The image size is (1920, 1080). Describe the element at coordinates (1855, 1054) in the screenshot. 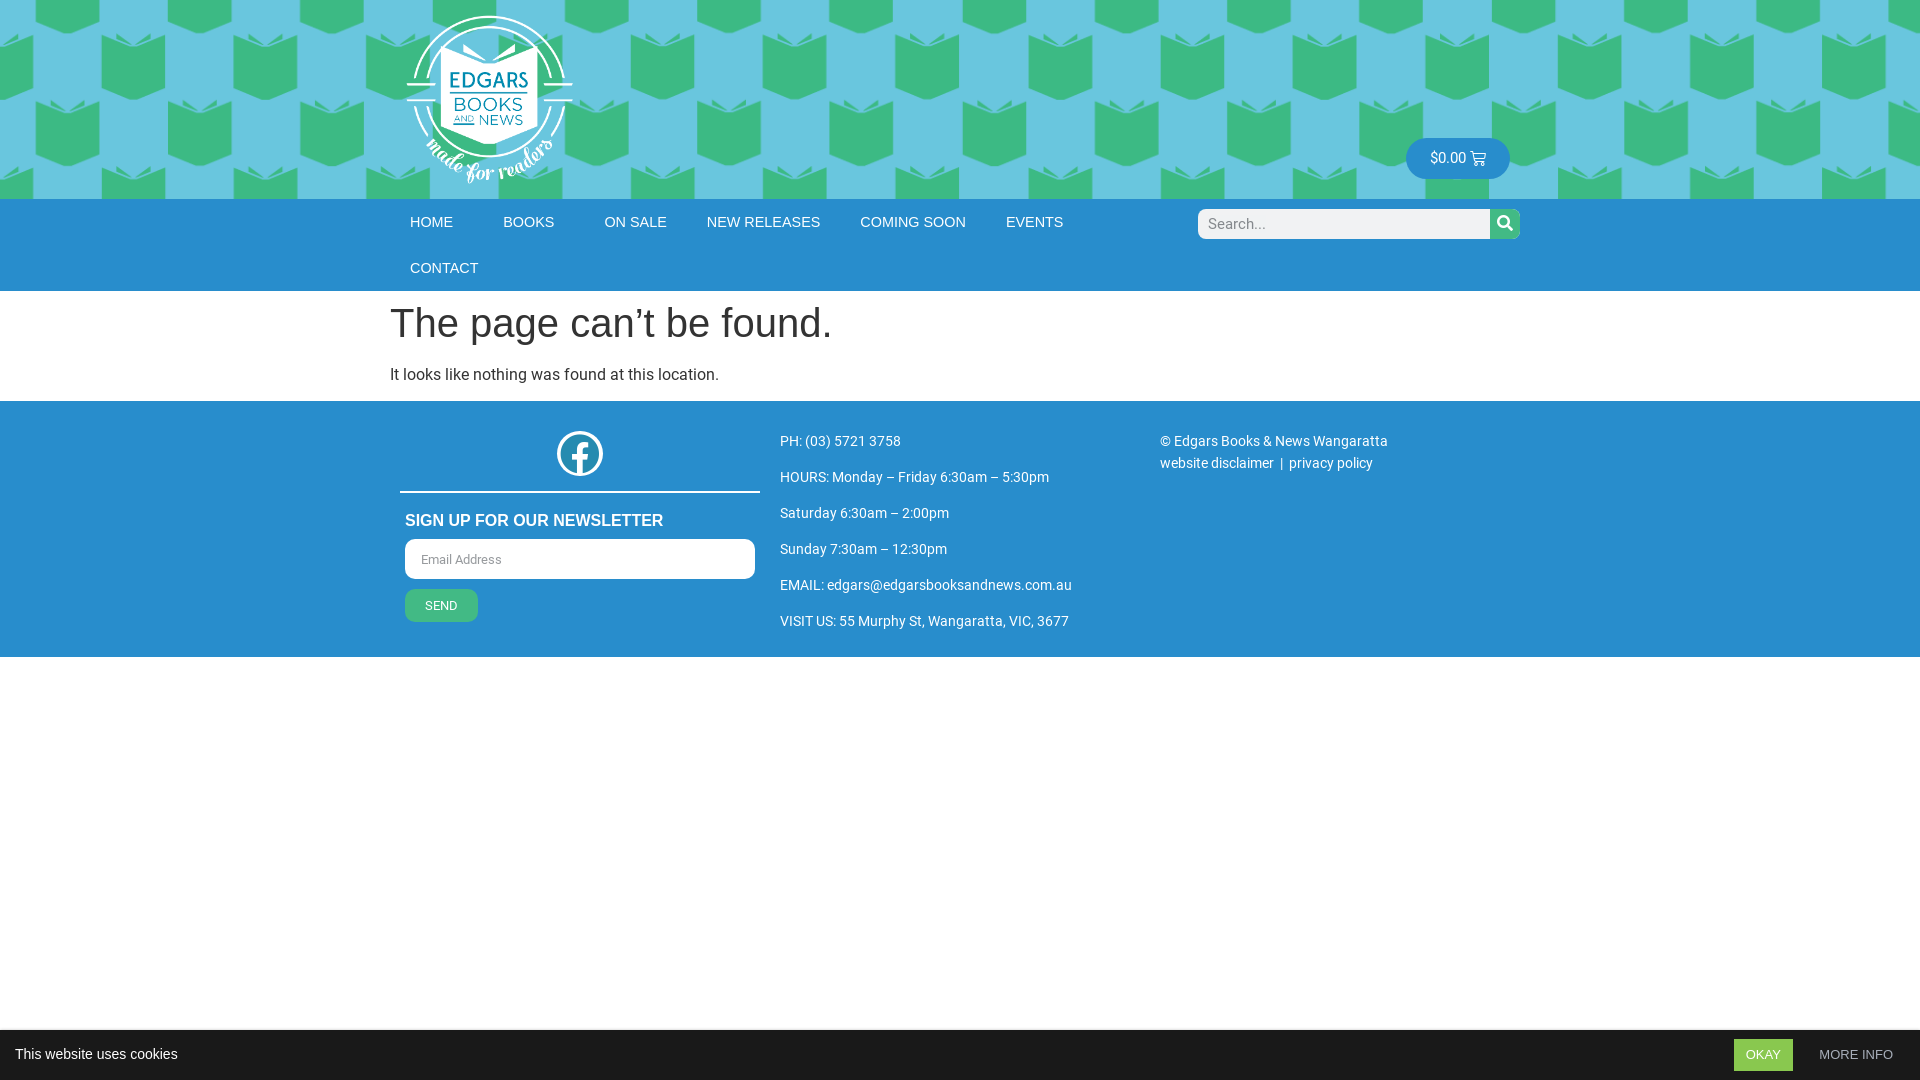

I see `'MORE INFO'` at that location.